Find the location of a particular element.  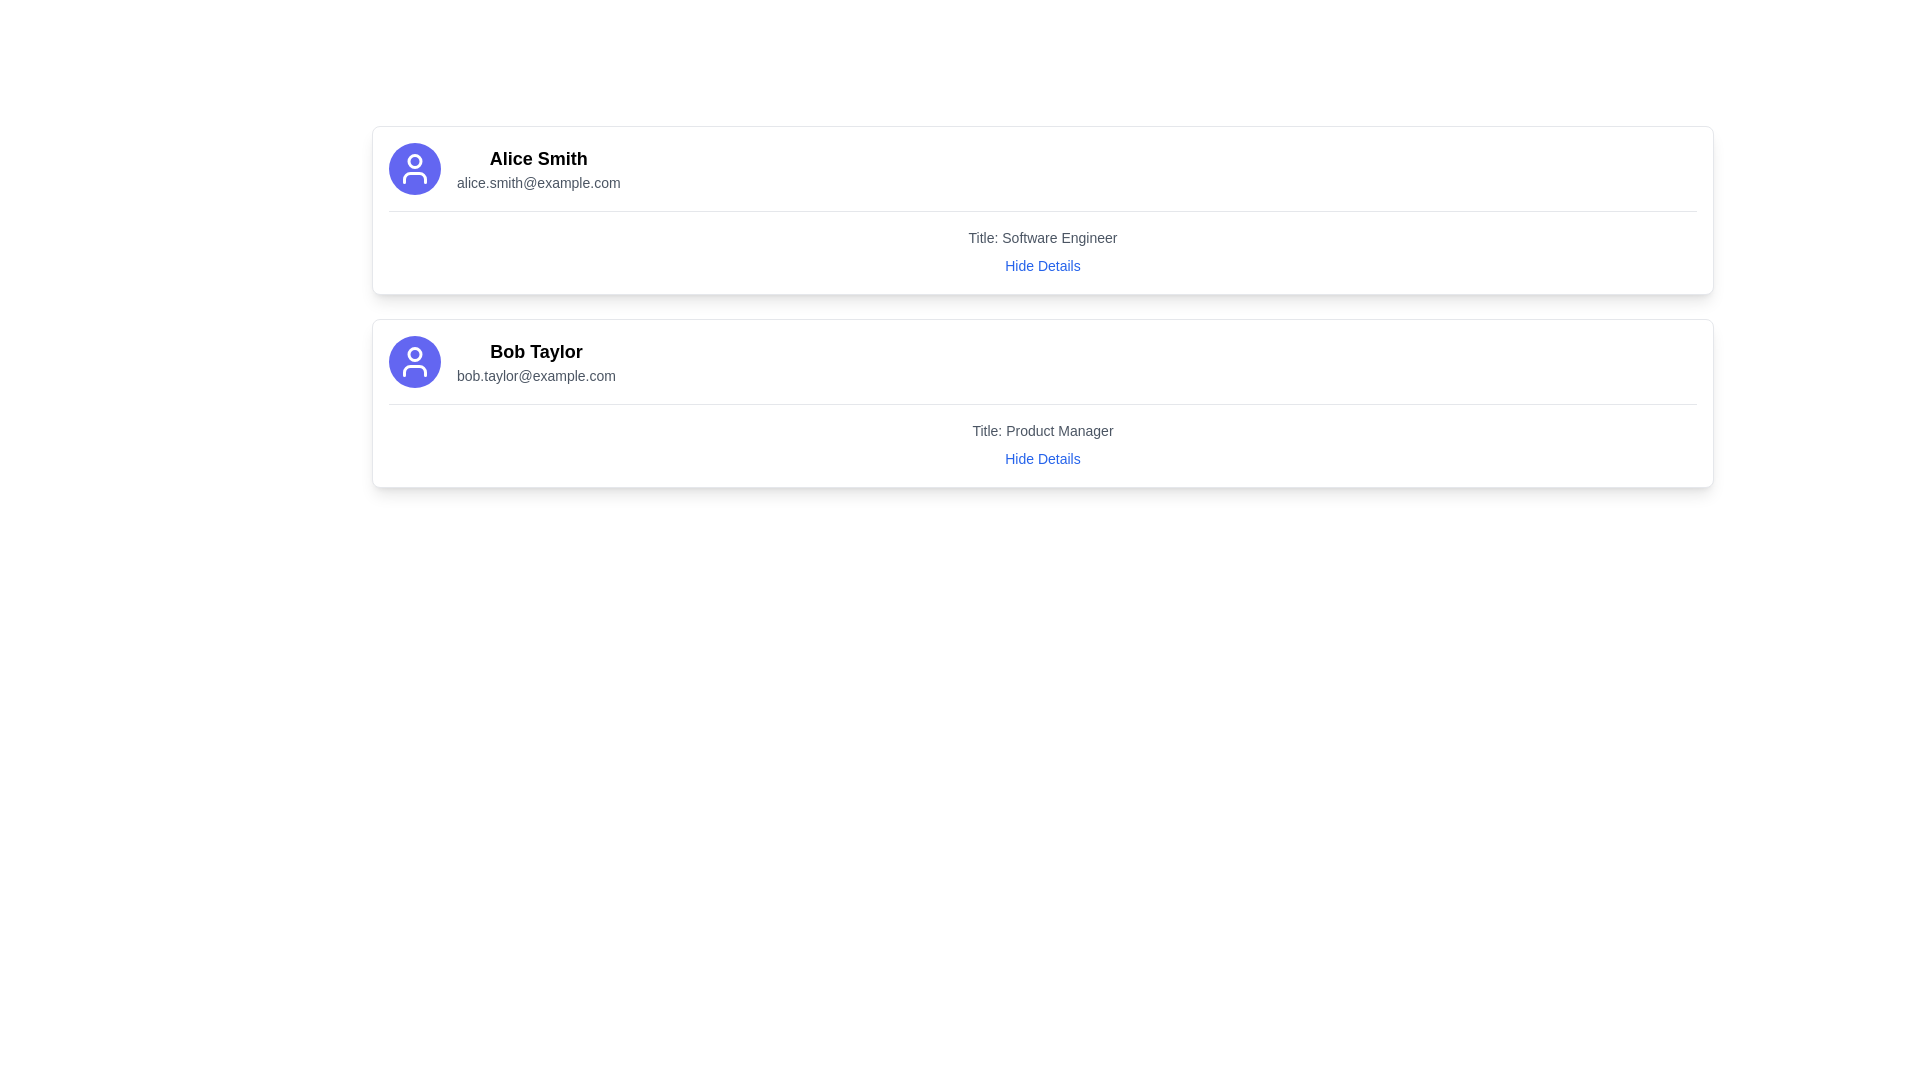

the generic profile icon representing the user, located within the rounded blue and white circular region above the name and email address of 'Bob Taylor' is located at coordinates (413, 362).